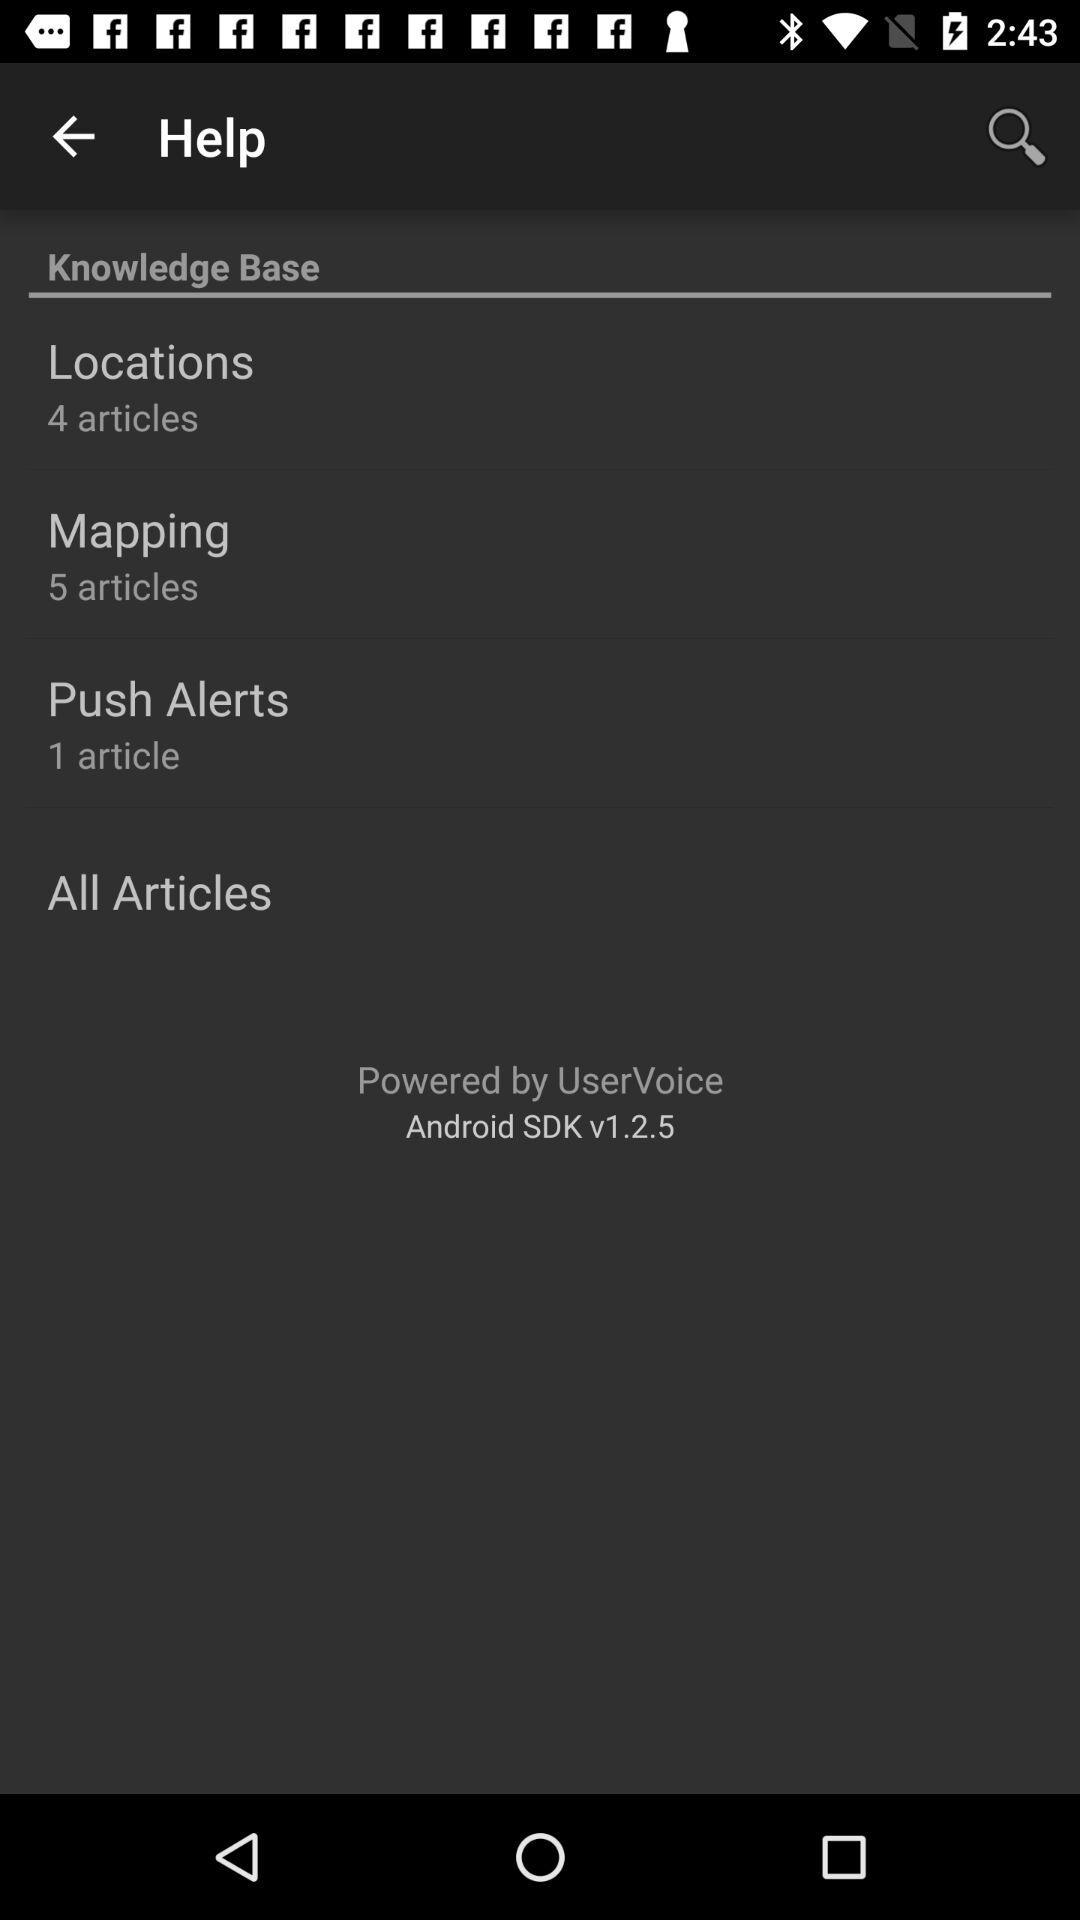 The image size is (1080, 1920). I want to click on the item below mapping item, so click(123, 584).